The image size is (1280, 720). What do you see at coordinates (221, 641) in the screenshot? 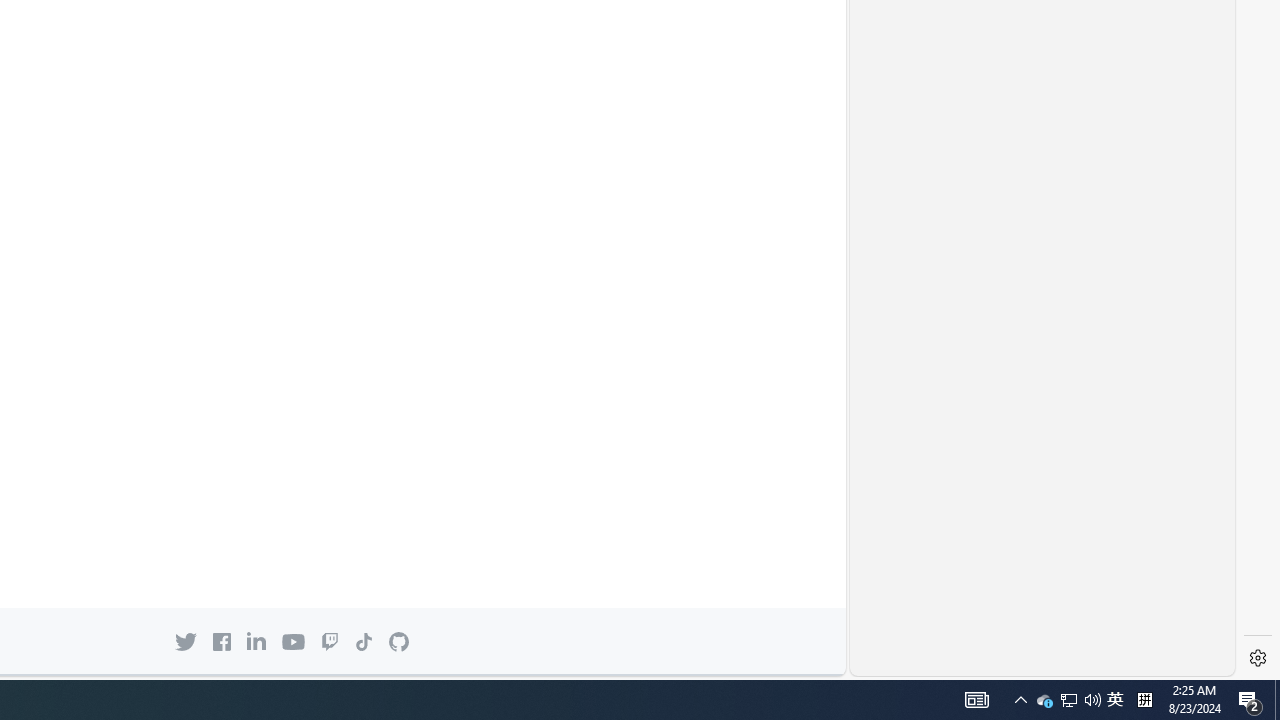
I see `'Class: mr-3'` at bounding box center [221, 641].